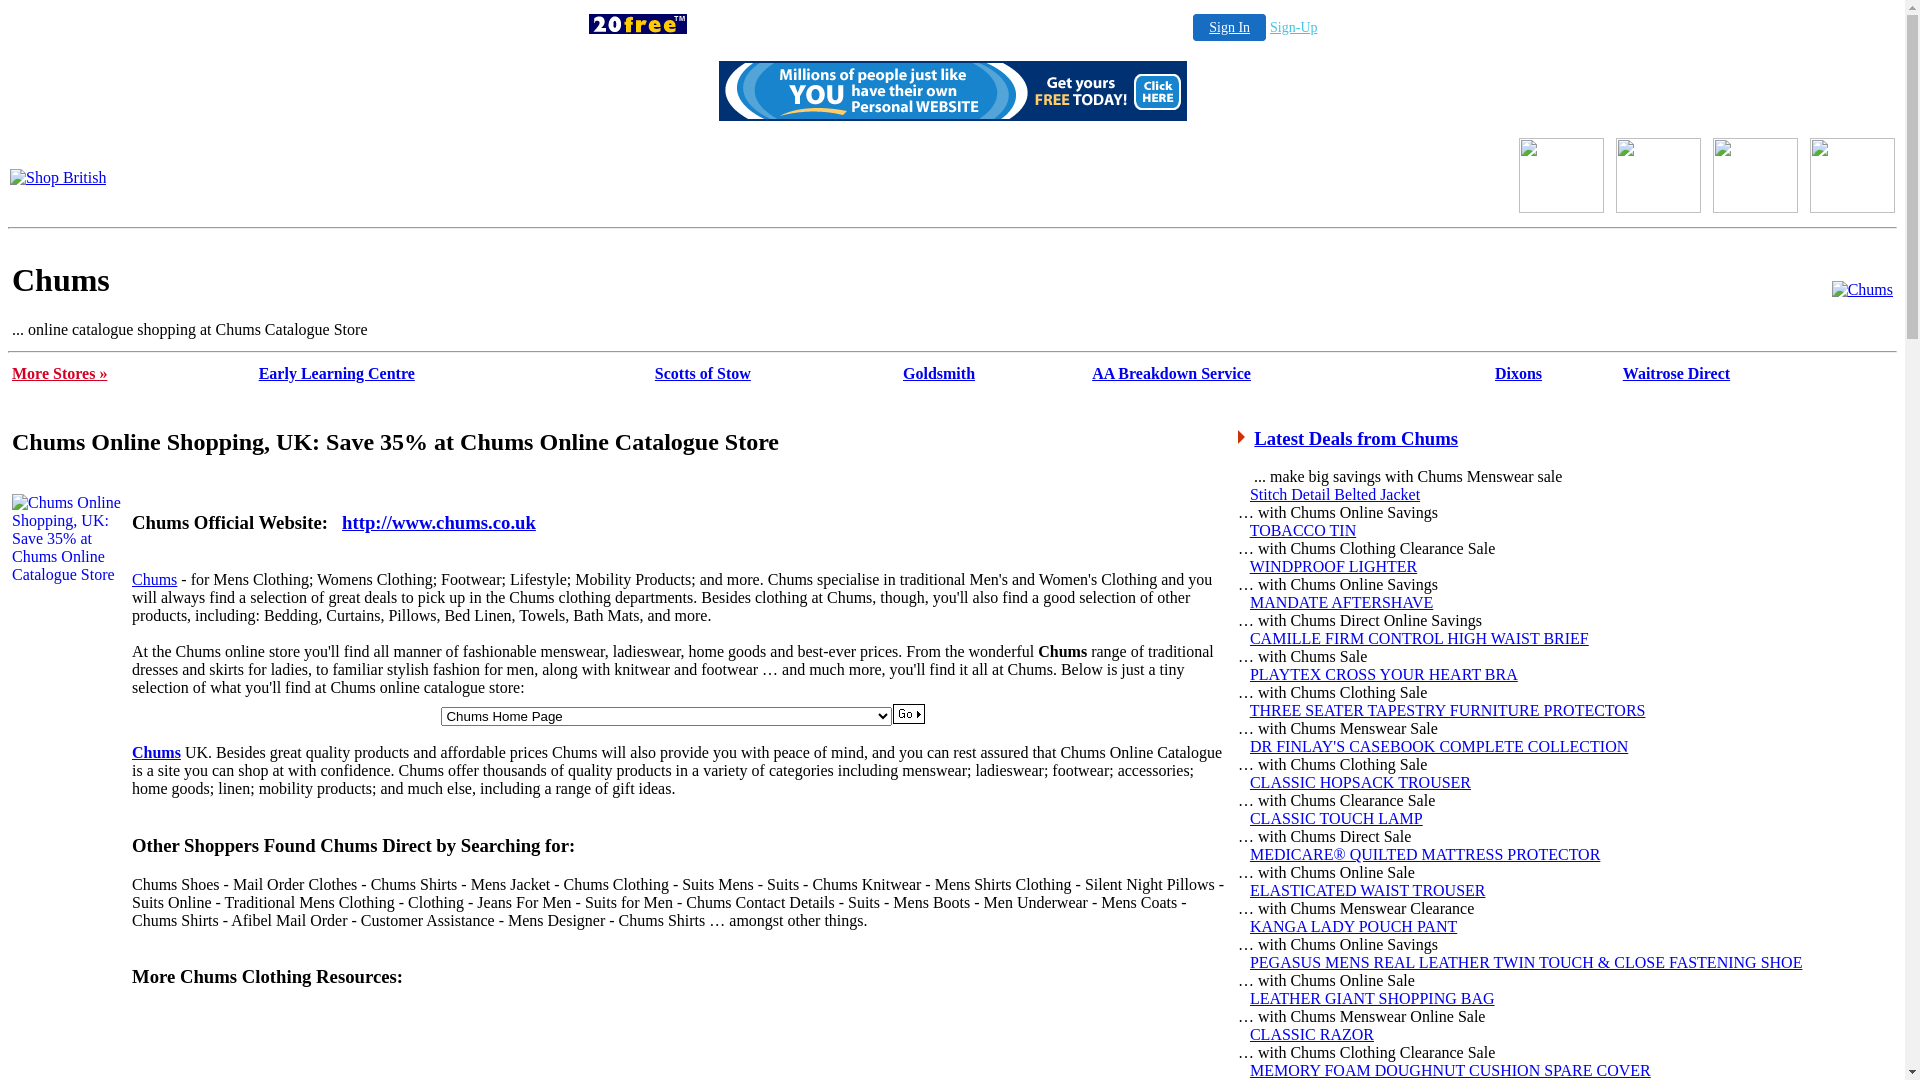 Image resolution: width=1920 pixels, height=1080 pixels. Describe the element at coordinates (1248, 781) in the screenshot. I see `'CLASSIC HOPSACK TROUSER'` at that location.